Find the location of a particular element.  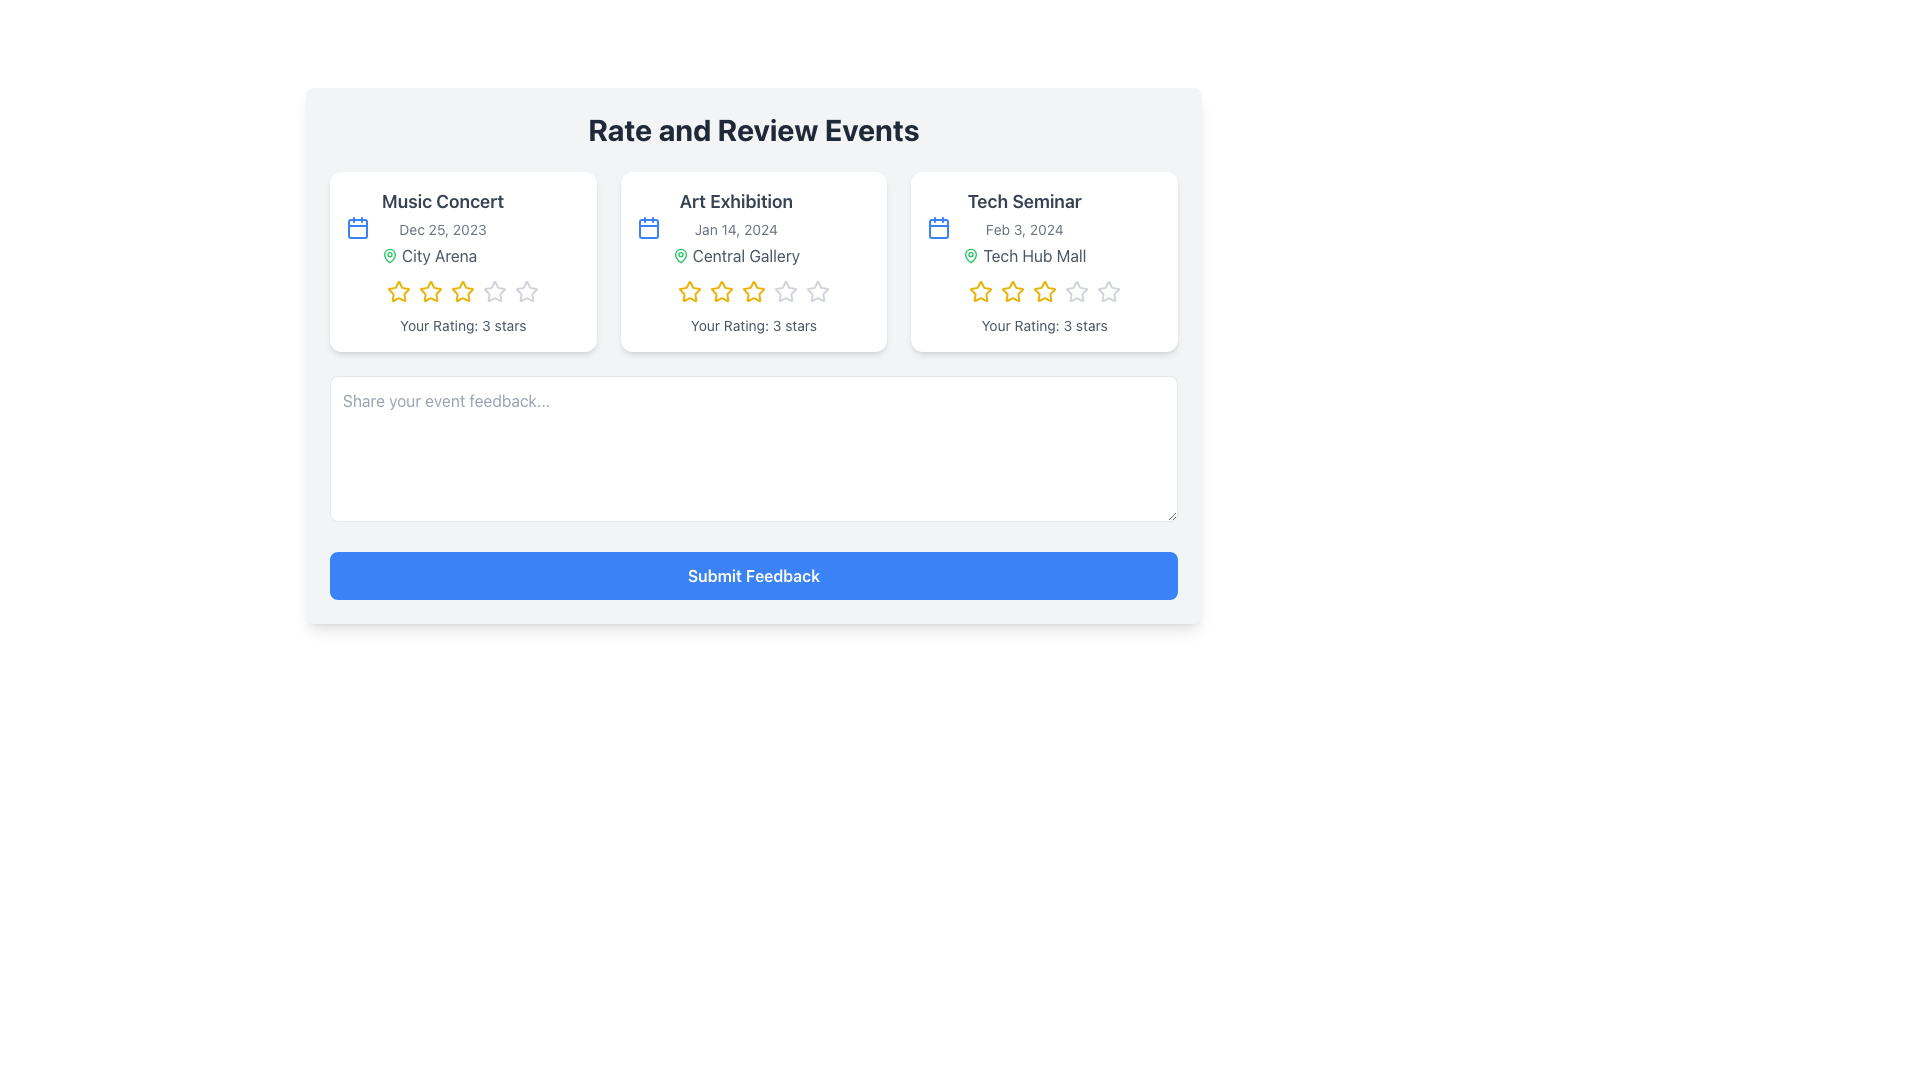

the green map pin icon that marks the location next to the 'Central Gallery' text in the 'Art Exhibition' card is located at coordinates (680, 254).